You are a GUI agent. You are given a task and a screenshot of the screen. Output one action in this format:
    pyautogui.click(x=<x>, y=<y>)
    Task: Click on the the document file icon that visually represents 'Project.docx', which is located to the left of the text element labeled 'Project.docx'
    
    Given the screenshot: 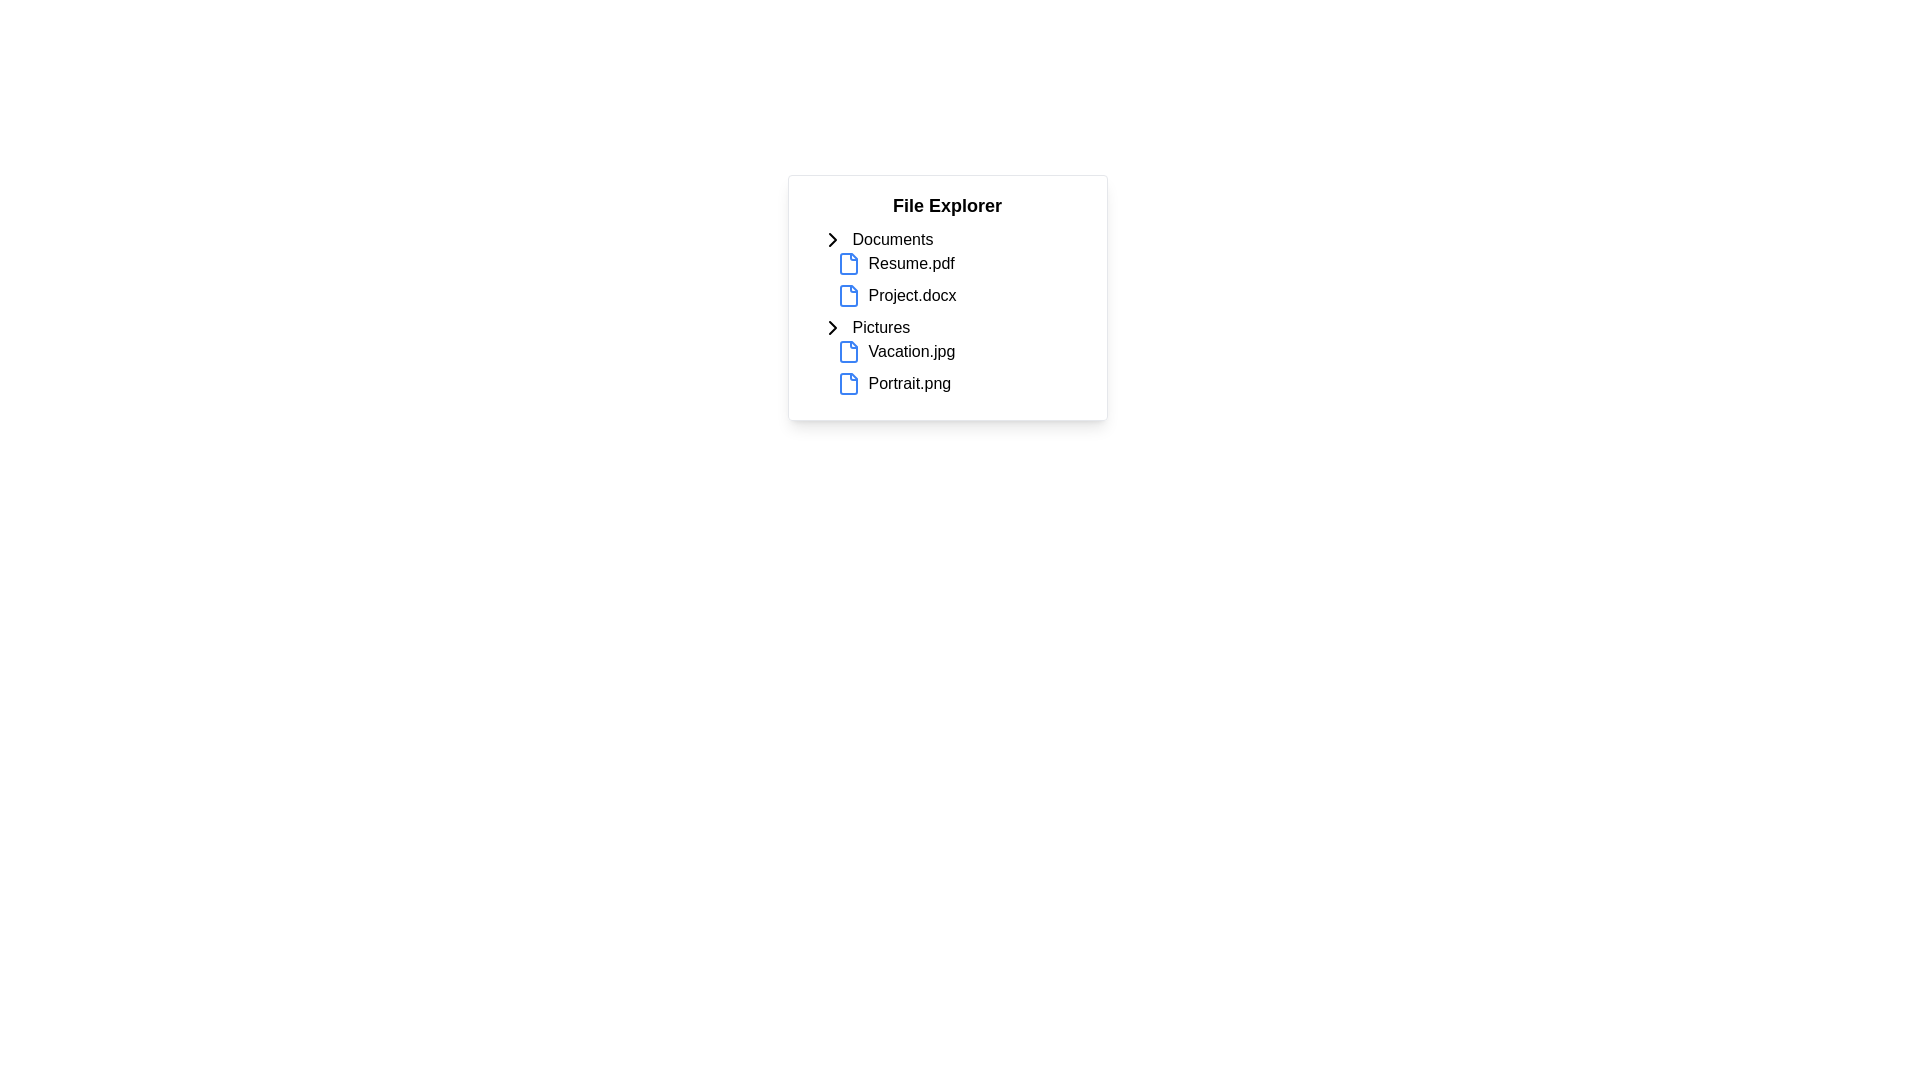 What is the action you would take?
    pyautogui.click(x=848, y=296)
    